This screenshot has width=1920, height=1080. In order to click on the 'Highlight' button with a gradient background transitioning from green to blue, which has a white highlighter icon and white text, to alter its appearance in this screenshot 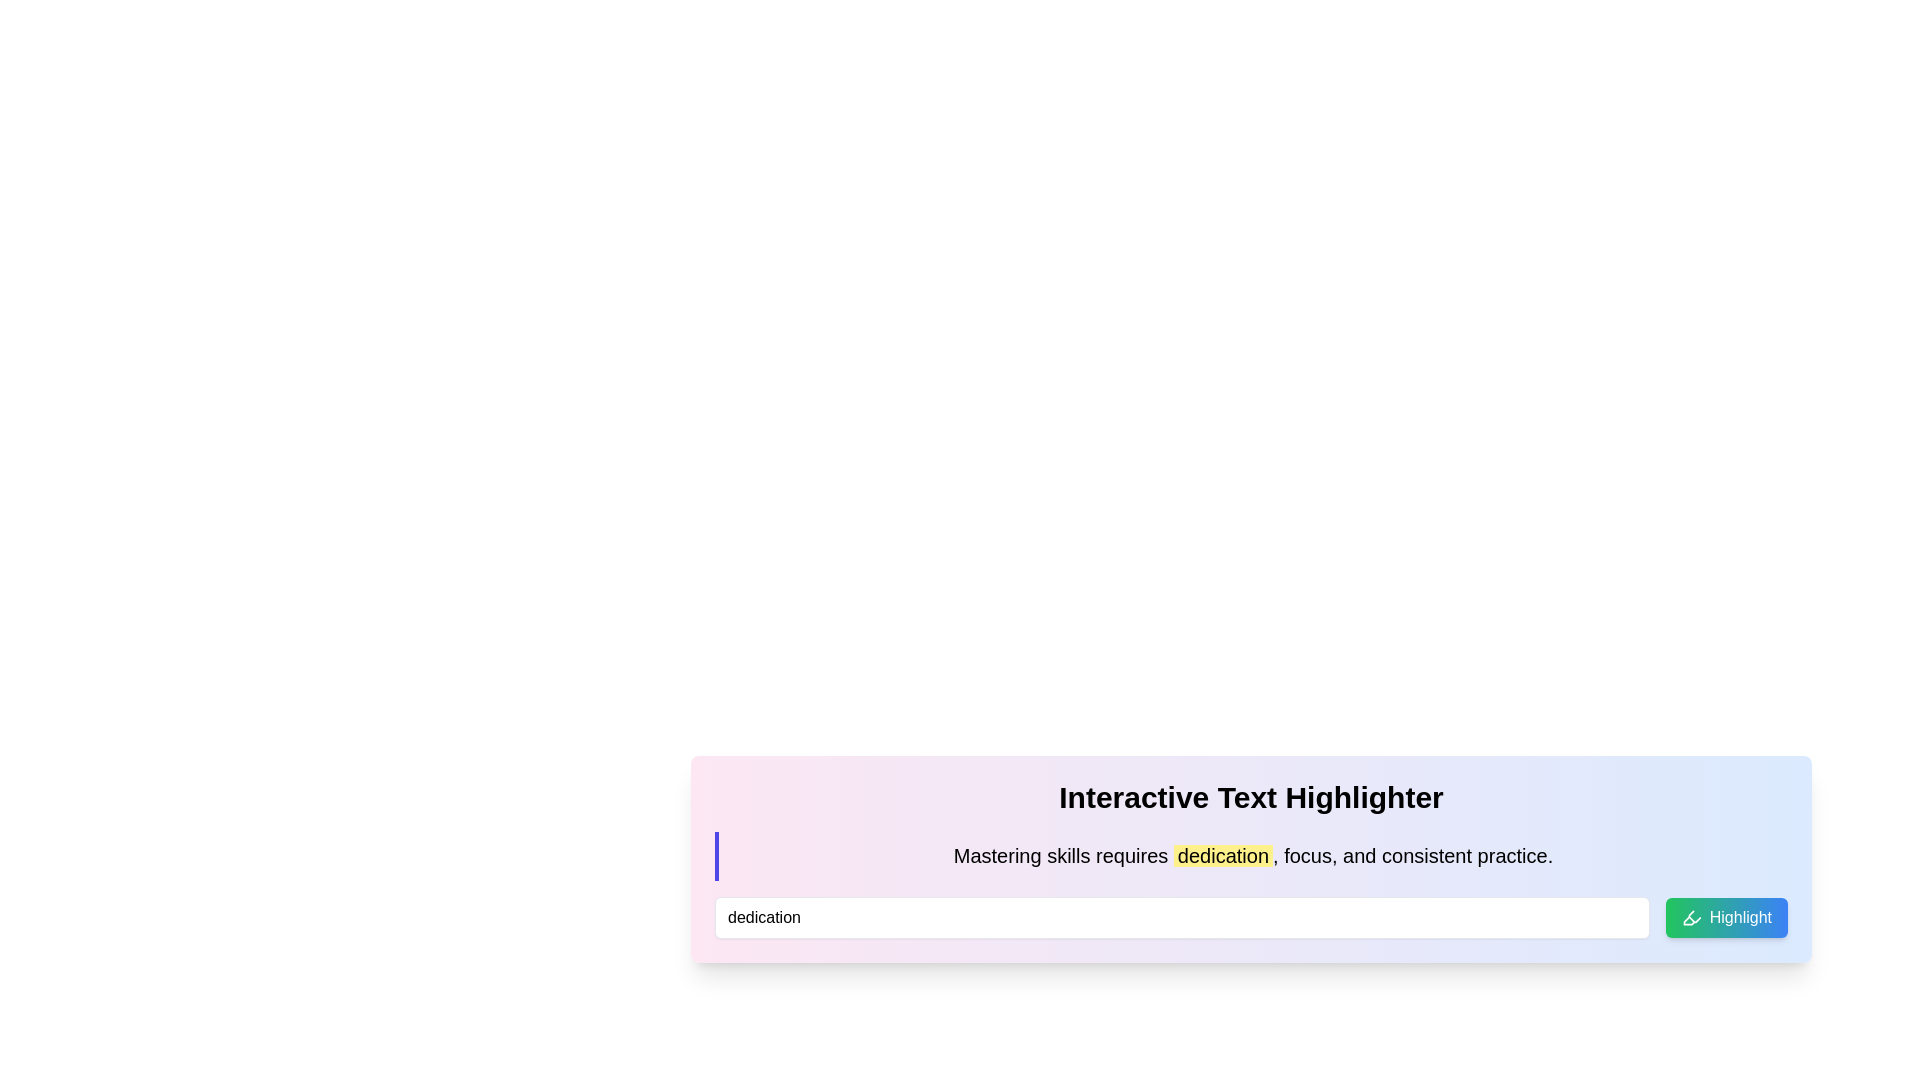, I will do `click(1725, 917)`.